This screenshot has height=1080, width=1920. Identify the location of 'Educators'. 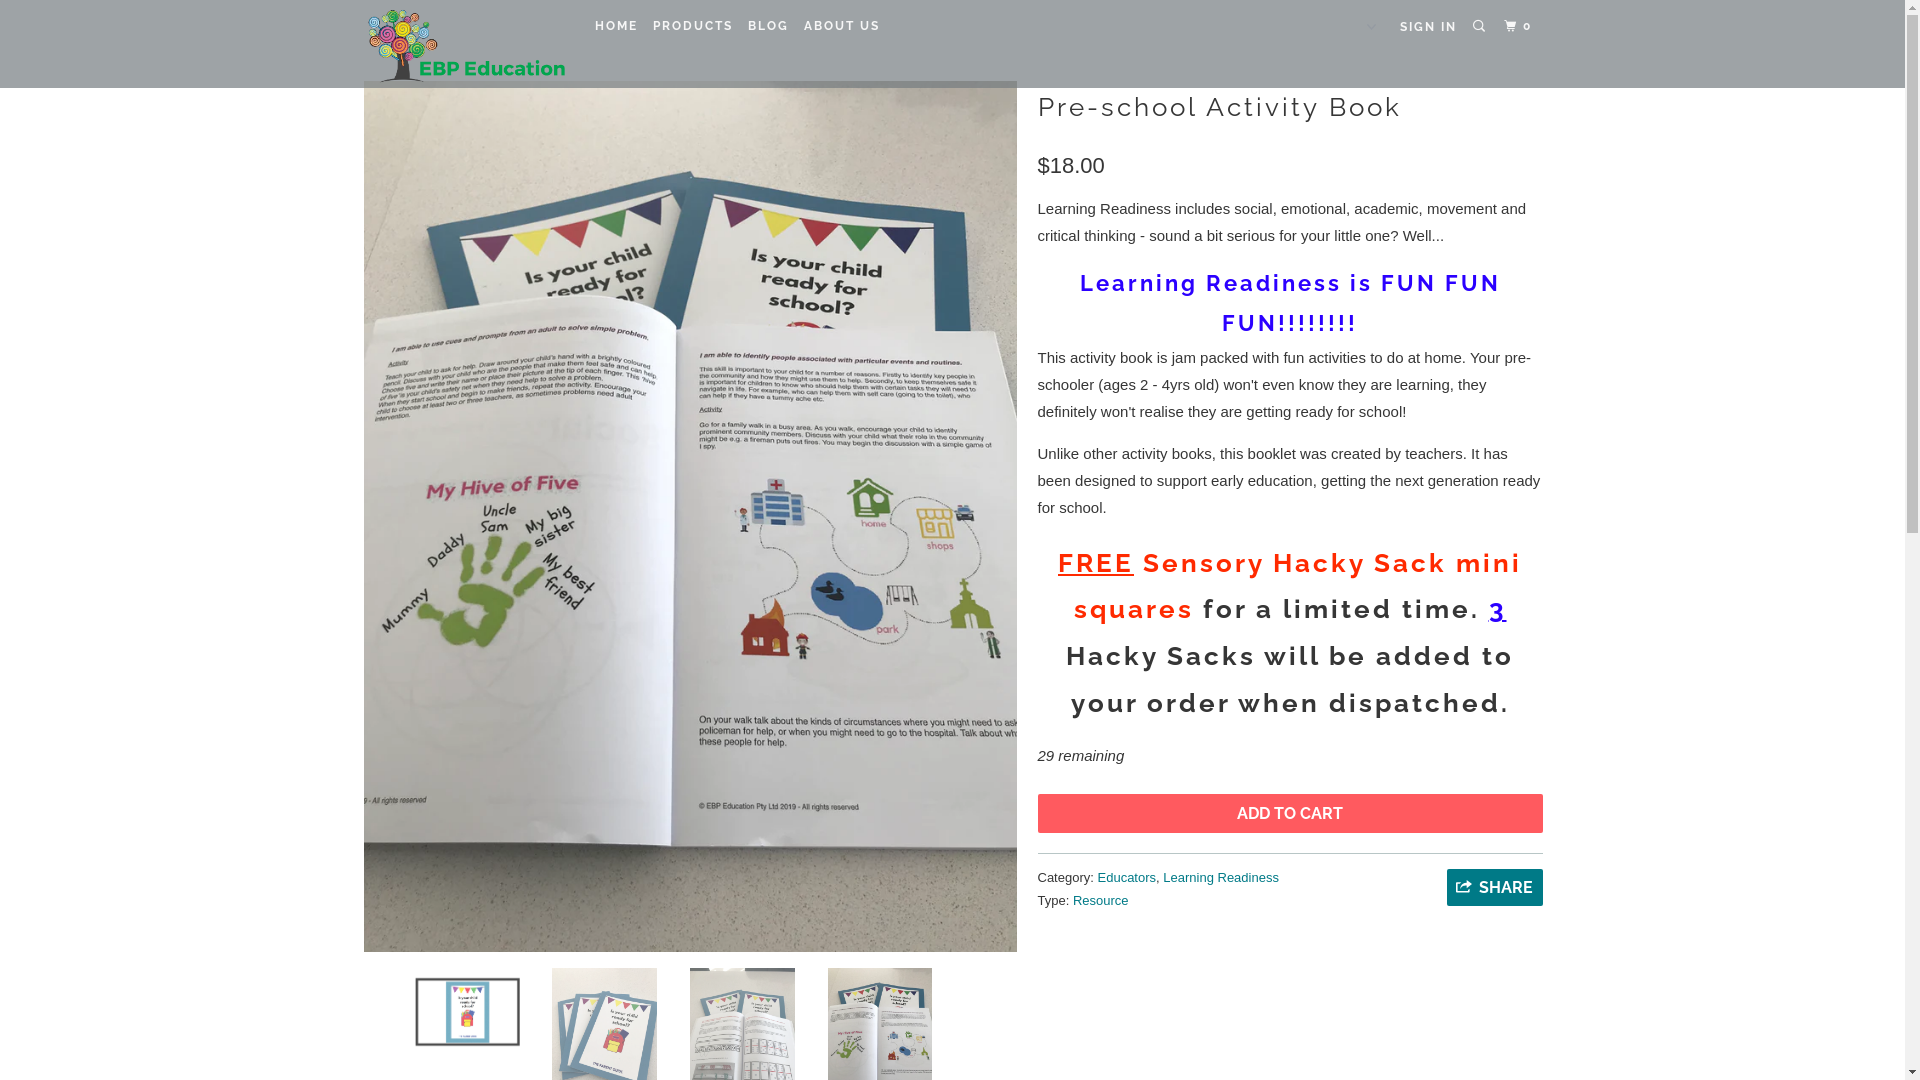
(1097, 876).